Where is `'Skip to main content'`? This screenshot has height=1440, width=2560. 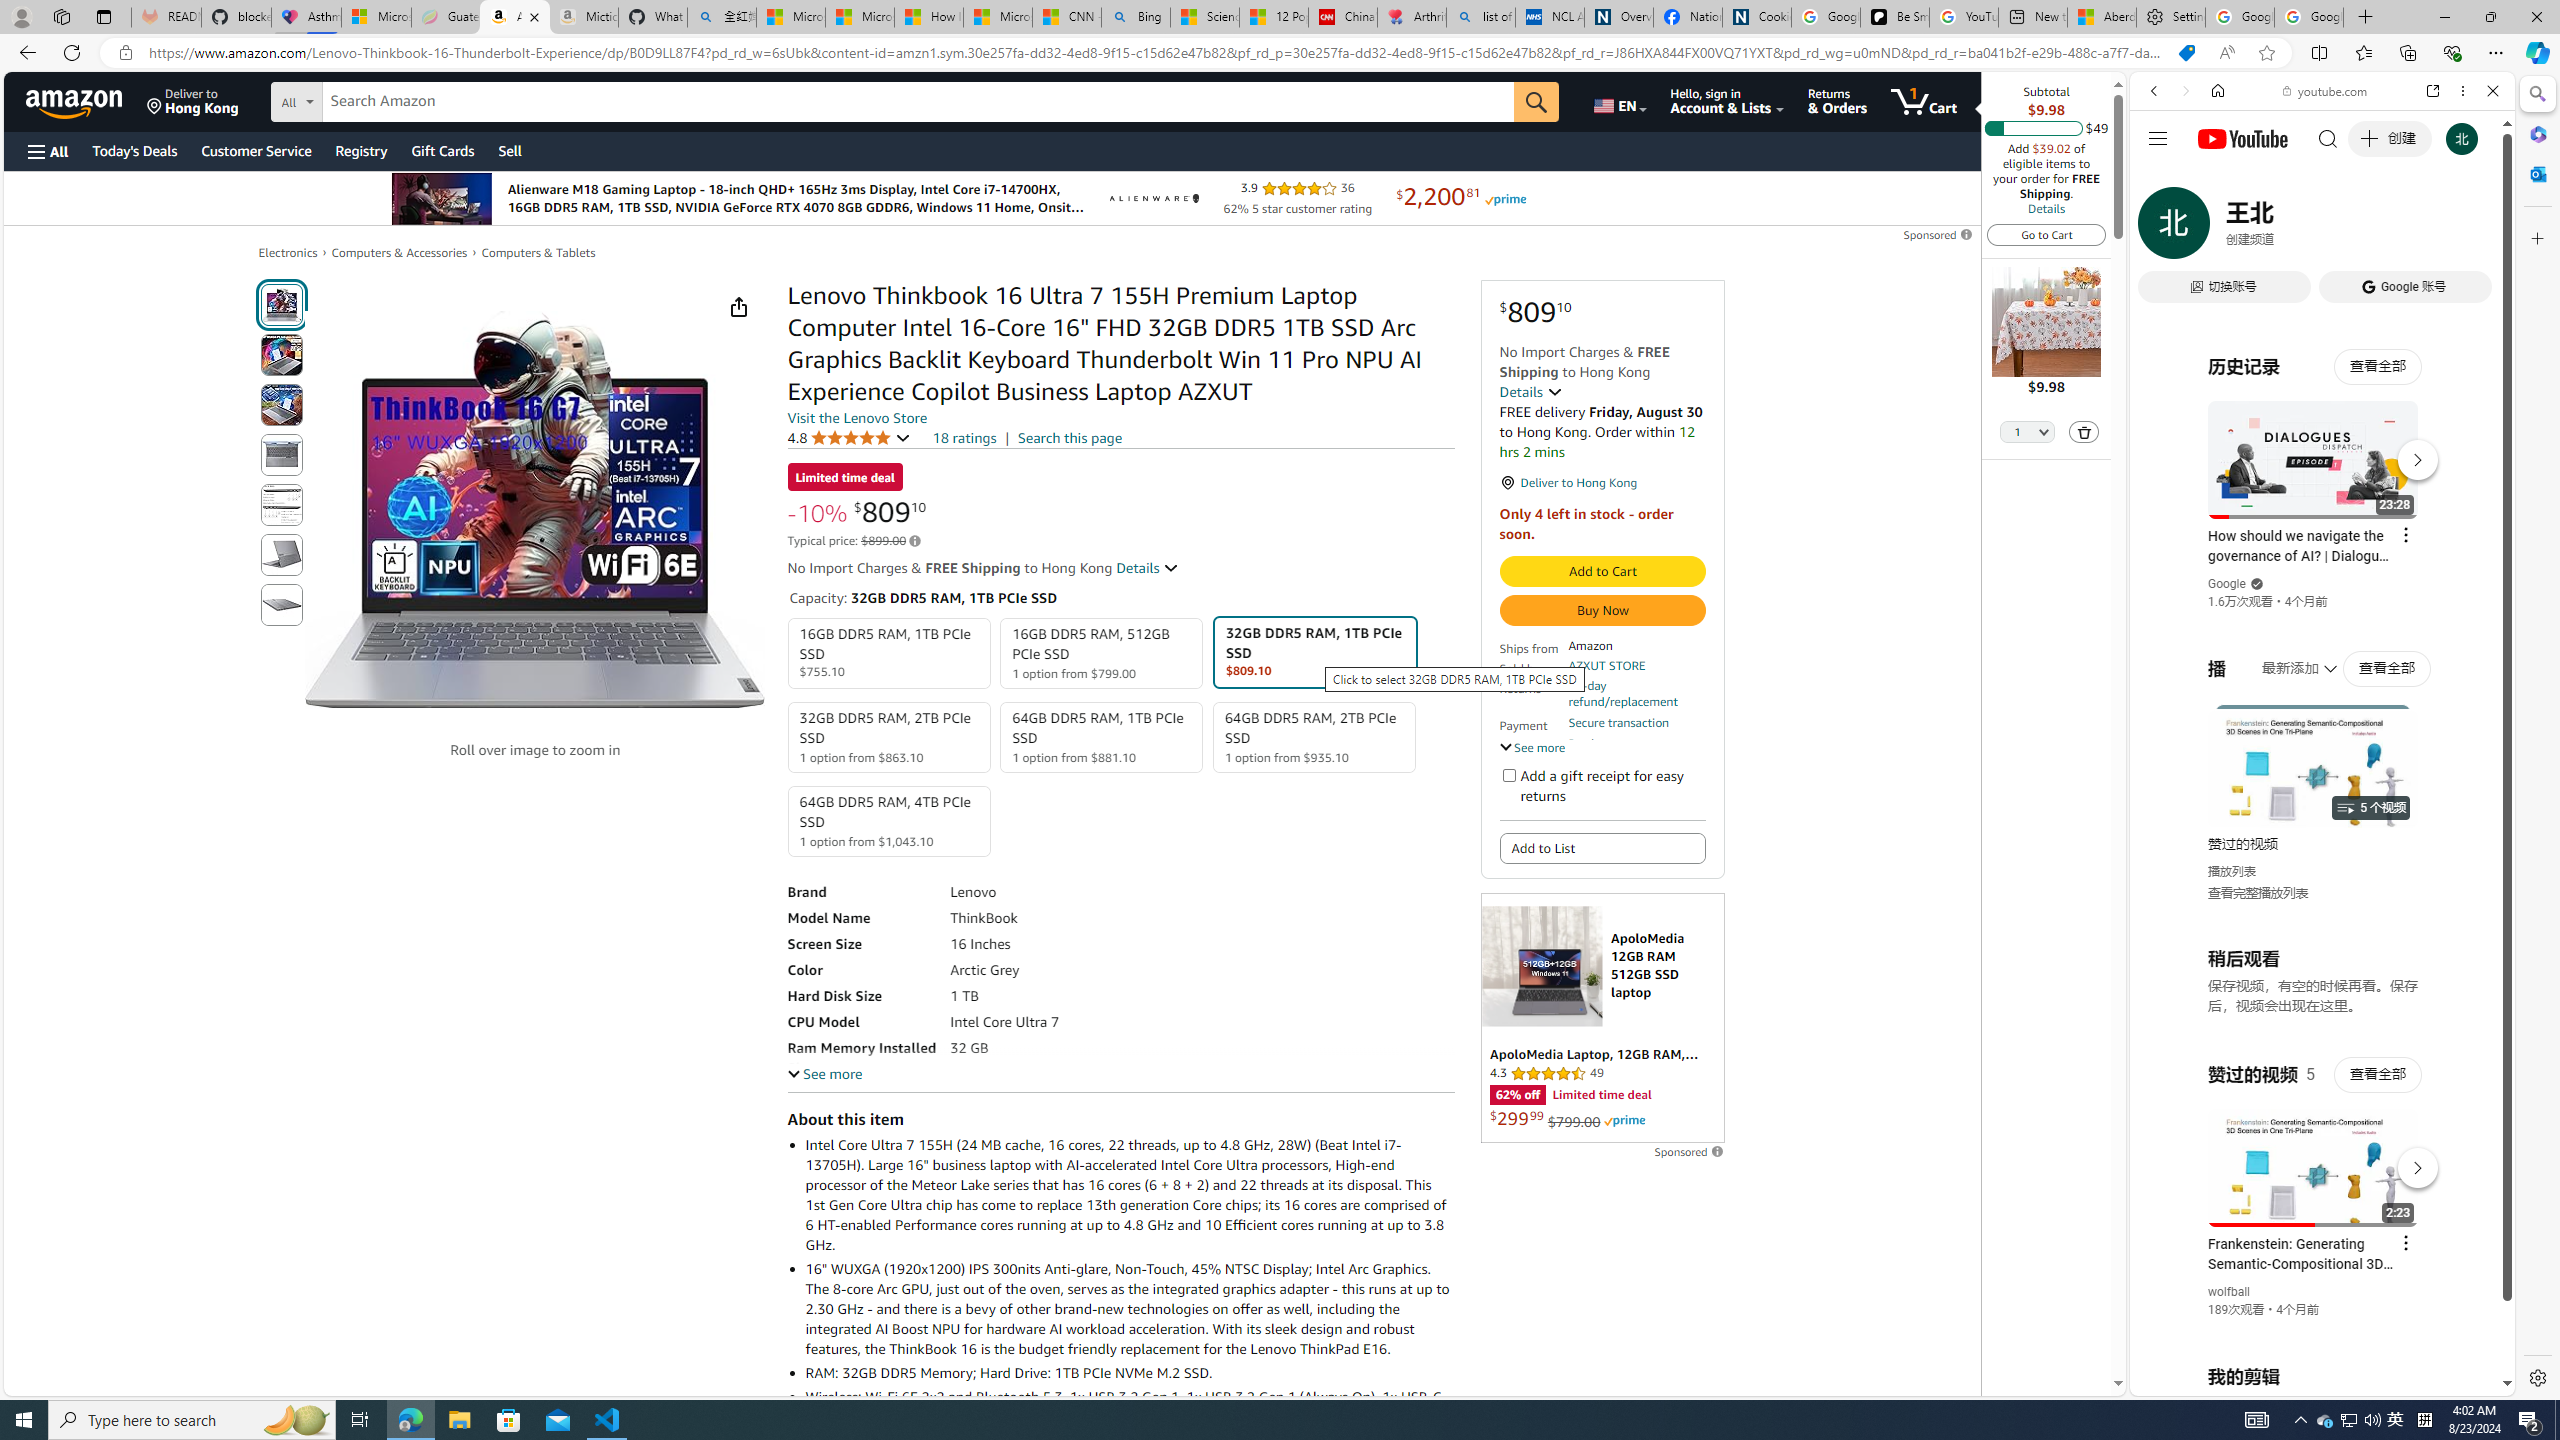 'Skip to main content' is located at coordinates (85, 99).